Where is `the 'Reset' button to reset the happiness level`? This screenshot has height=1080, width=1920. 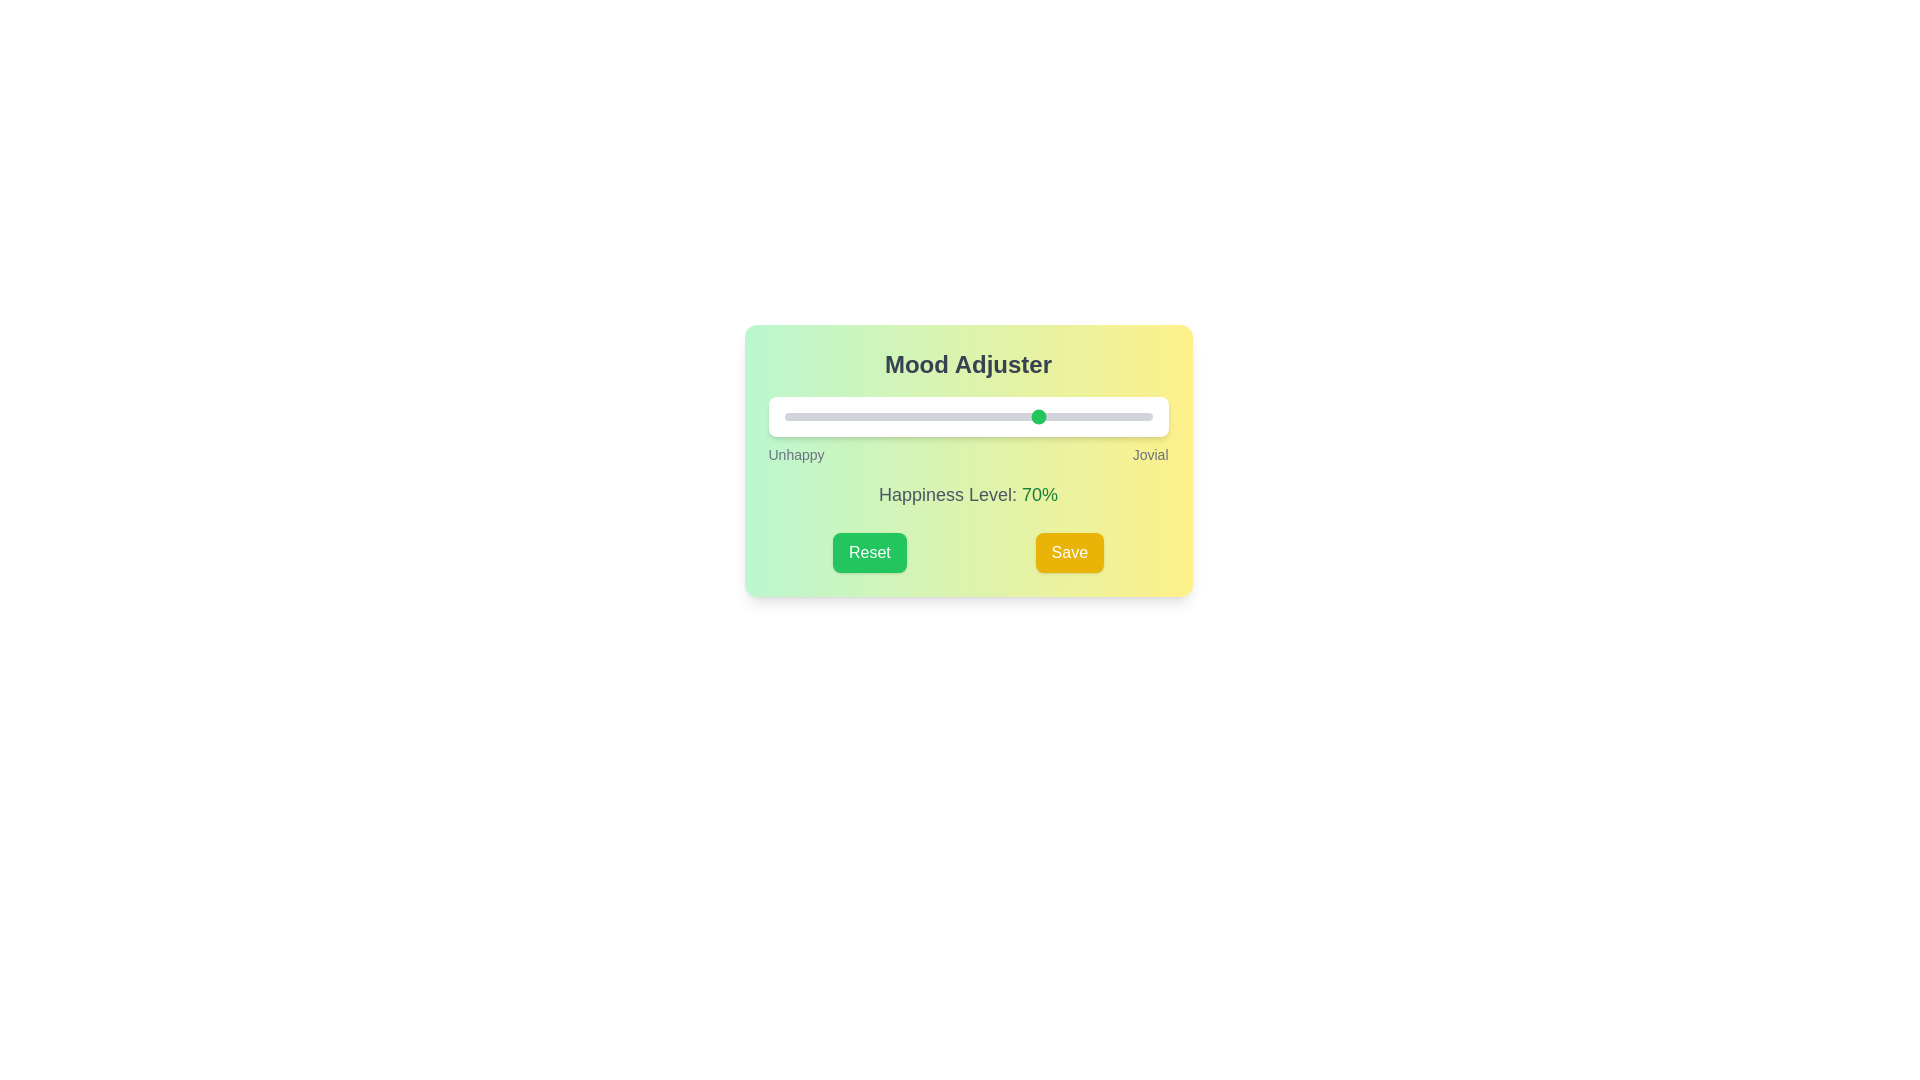 the 'Reset' button to reset the happiness level is located at coordinates (869, 552).